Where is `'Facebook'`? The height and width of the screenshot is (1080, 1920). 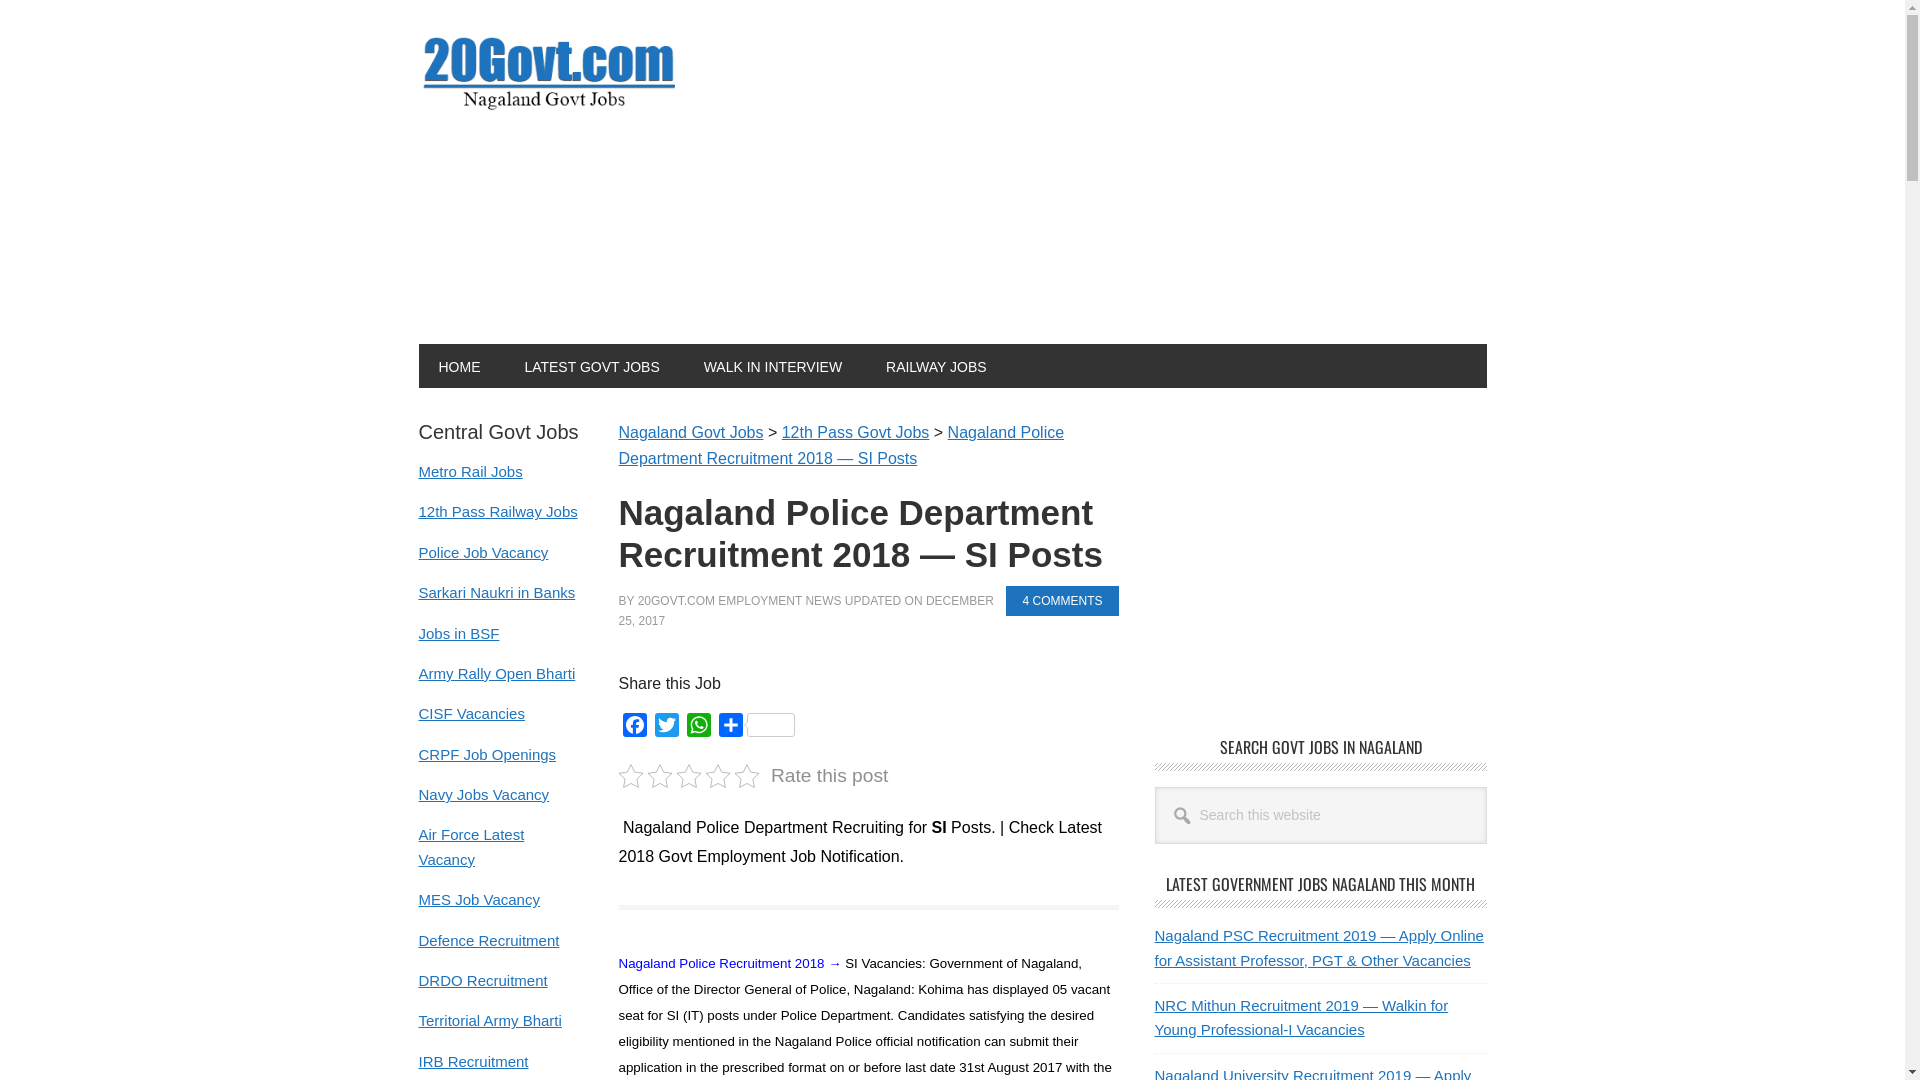
'Facebook' is located at coordinates (632, 728).